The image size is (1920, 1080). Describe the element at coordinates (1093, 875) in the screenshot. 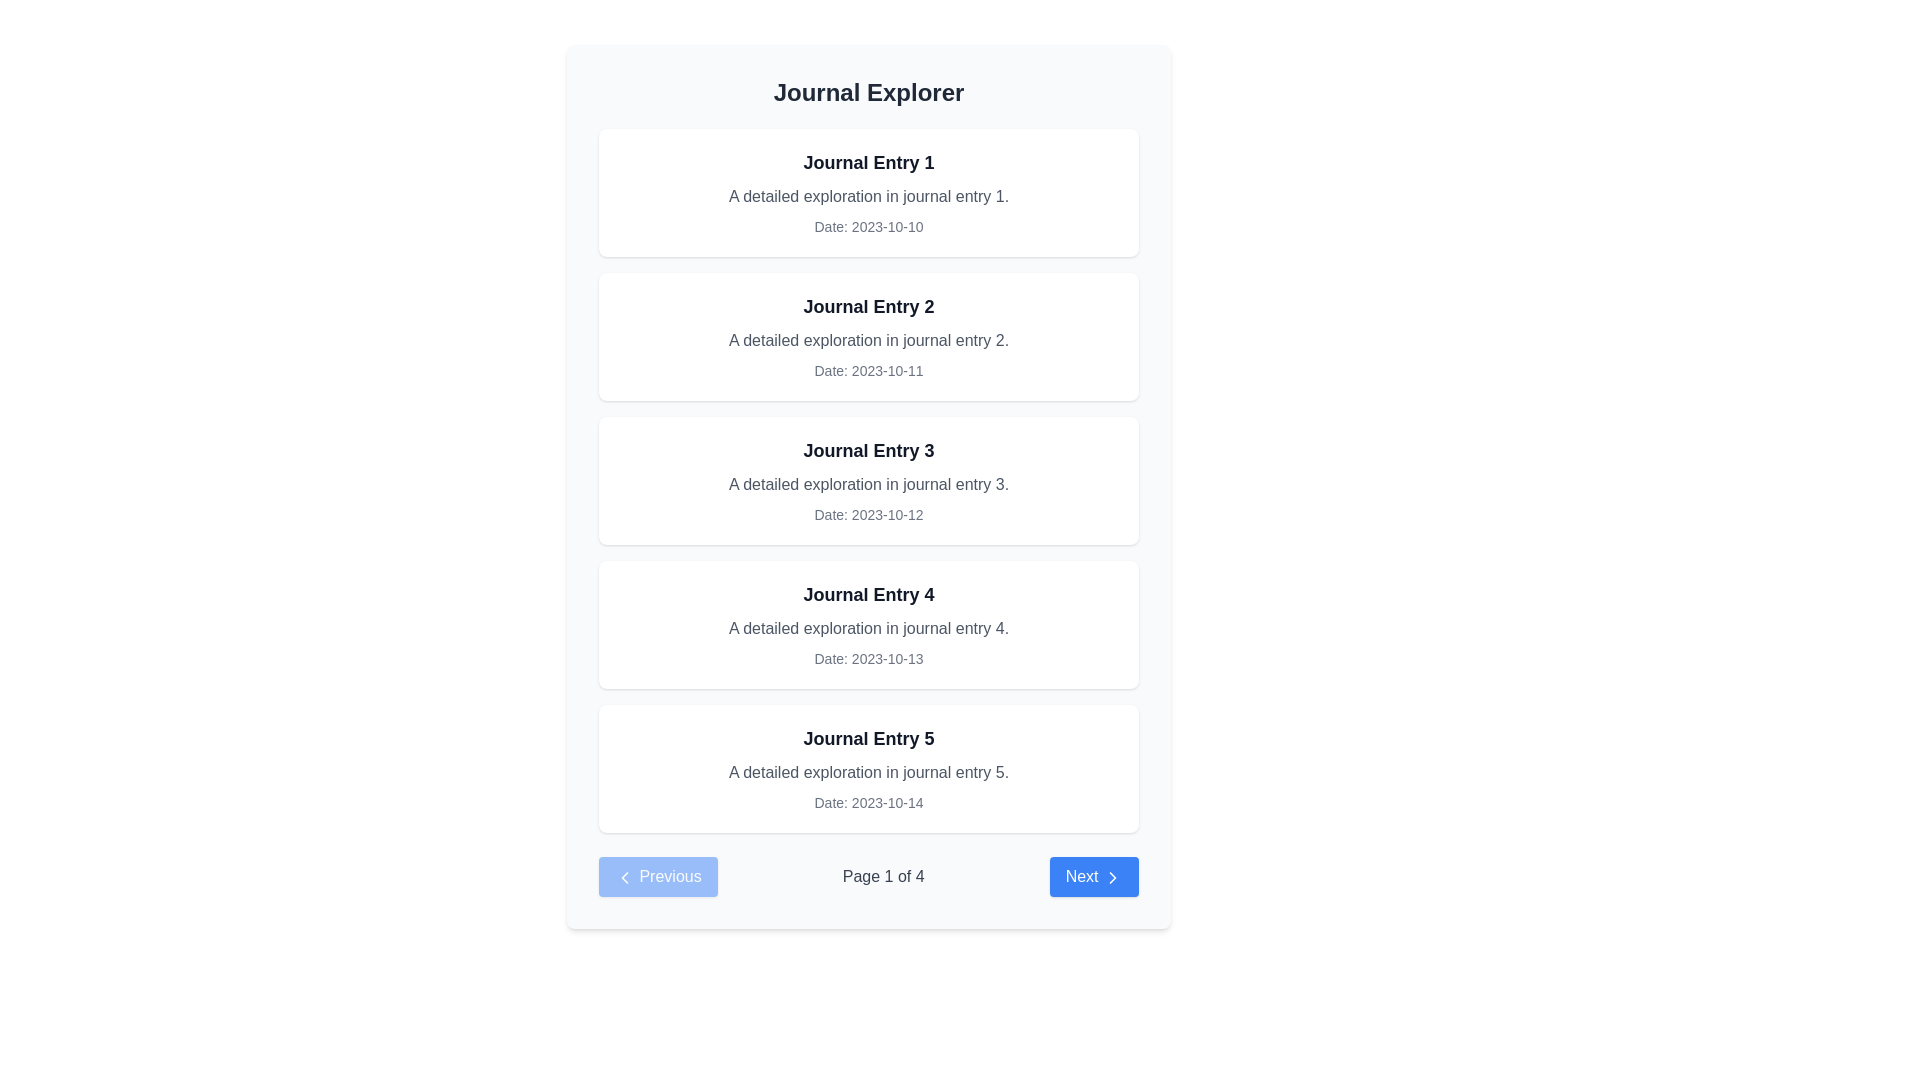

I see `the 'Next' button, which is styled with a blue background, white text, rounded corners, and includes a right-pointing chevron icon` at that location.